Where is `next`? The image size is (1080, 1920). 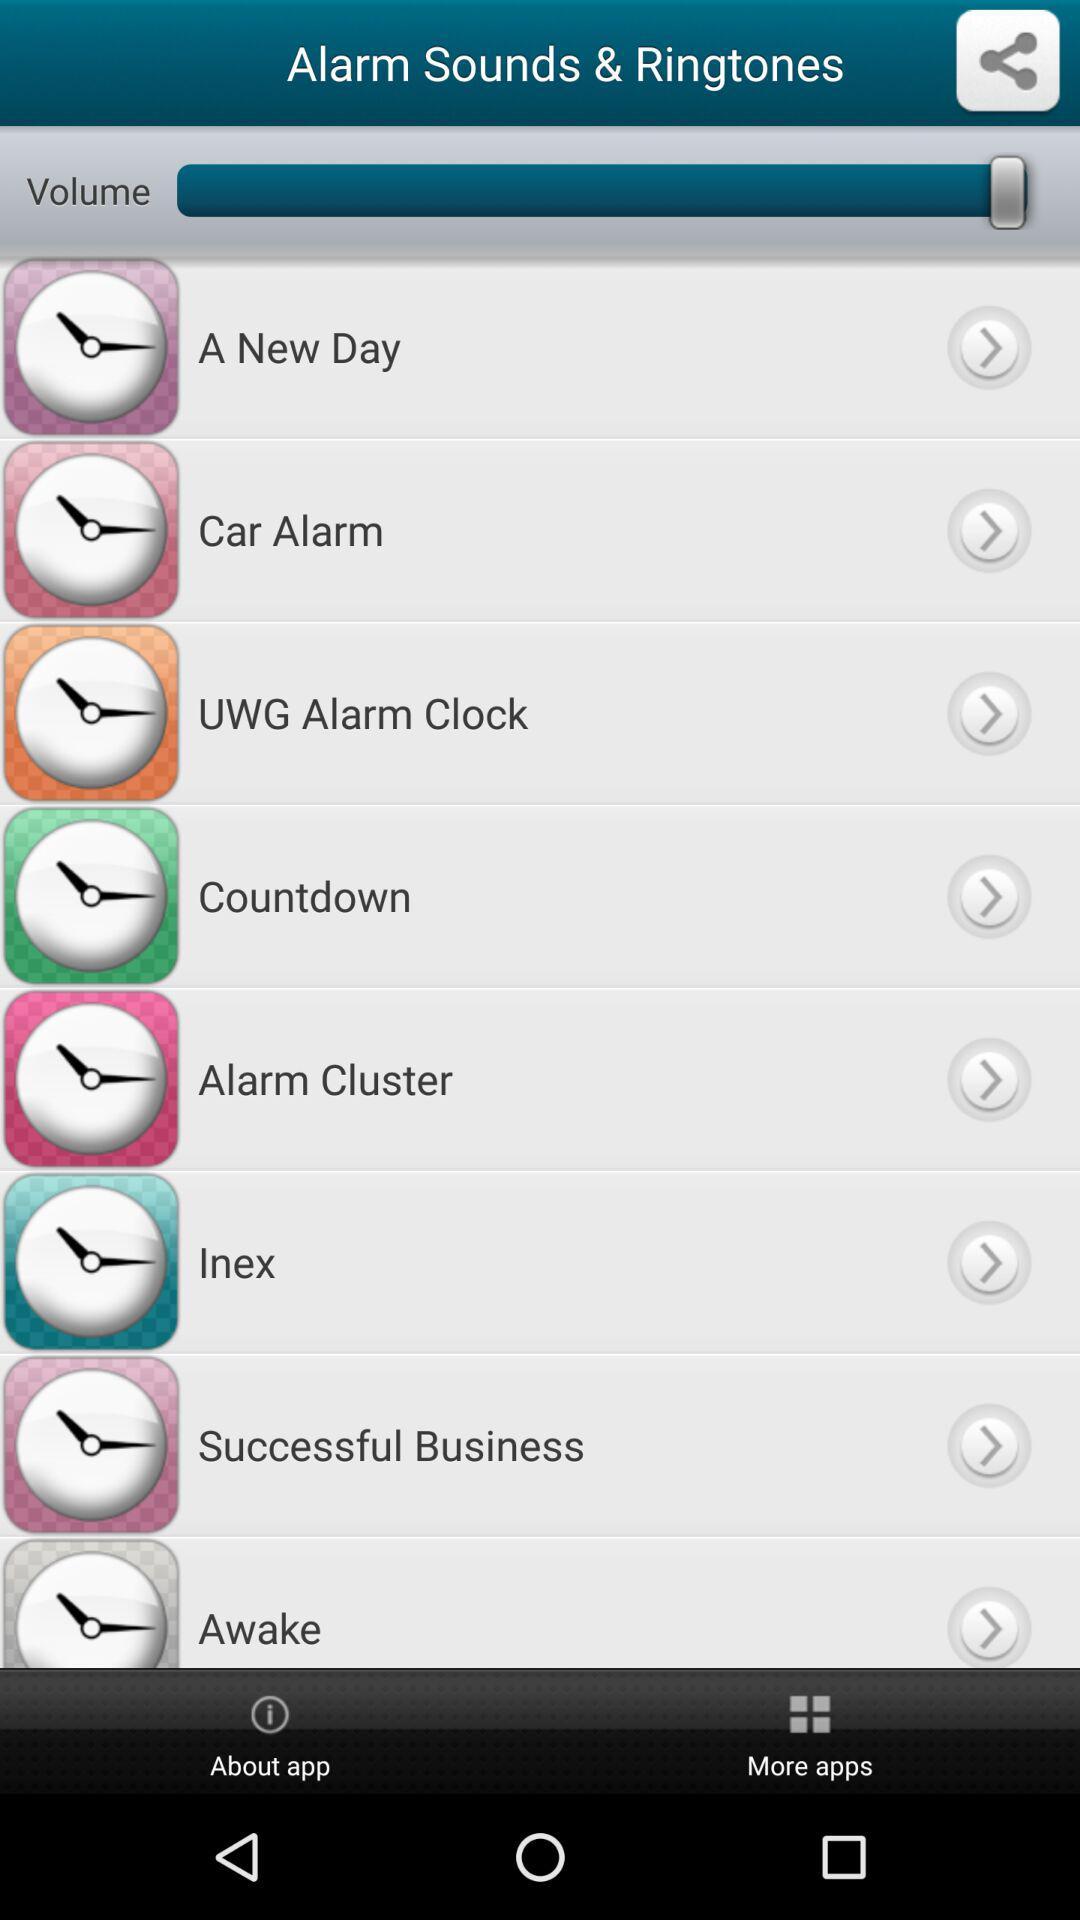 next is located at coordinates (987, 1077).